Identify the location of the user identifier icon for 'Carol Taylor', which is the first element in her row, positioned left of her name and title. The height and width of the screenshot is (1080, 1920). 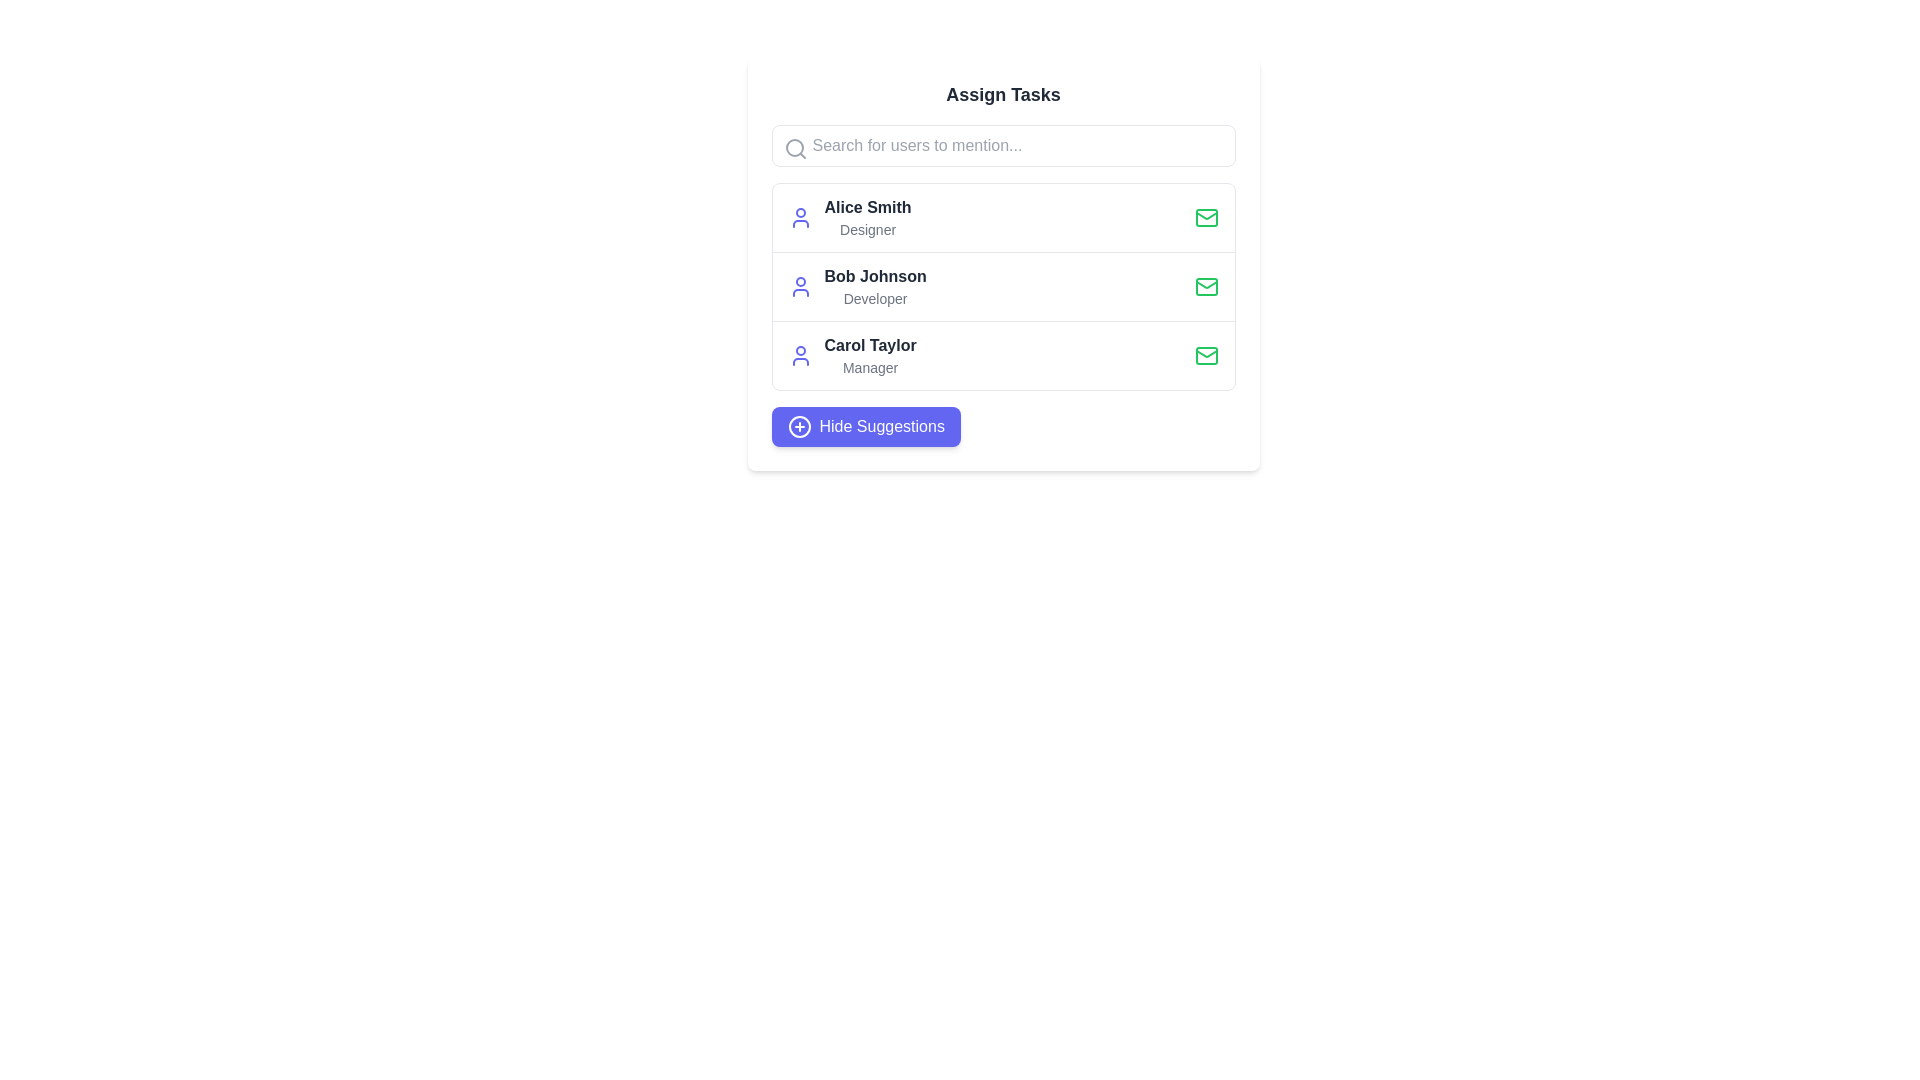
(800, 354).